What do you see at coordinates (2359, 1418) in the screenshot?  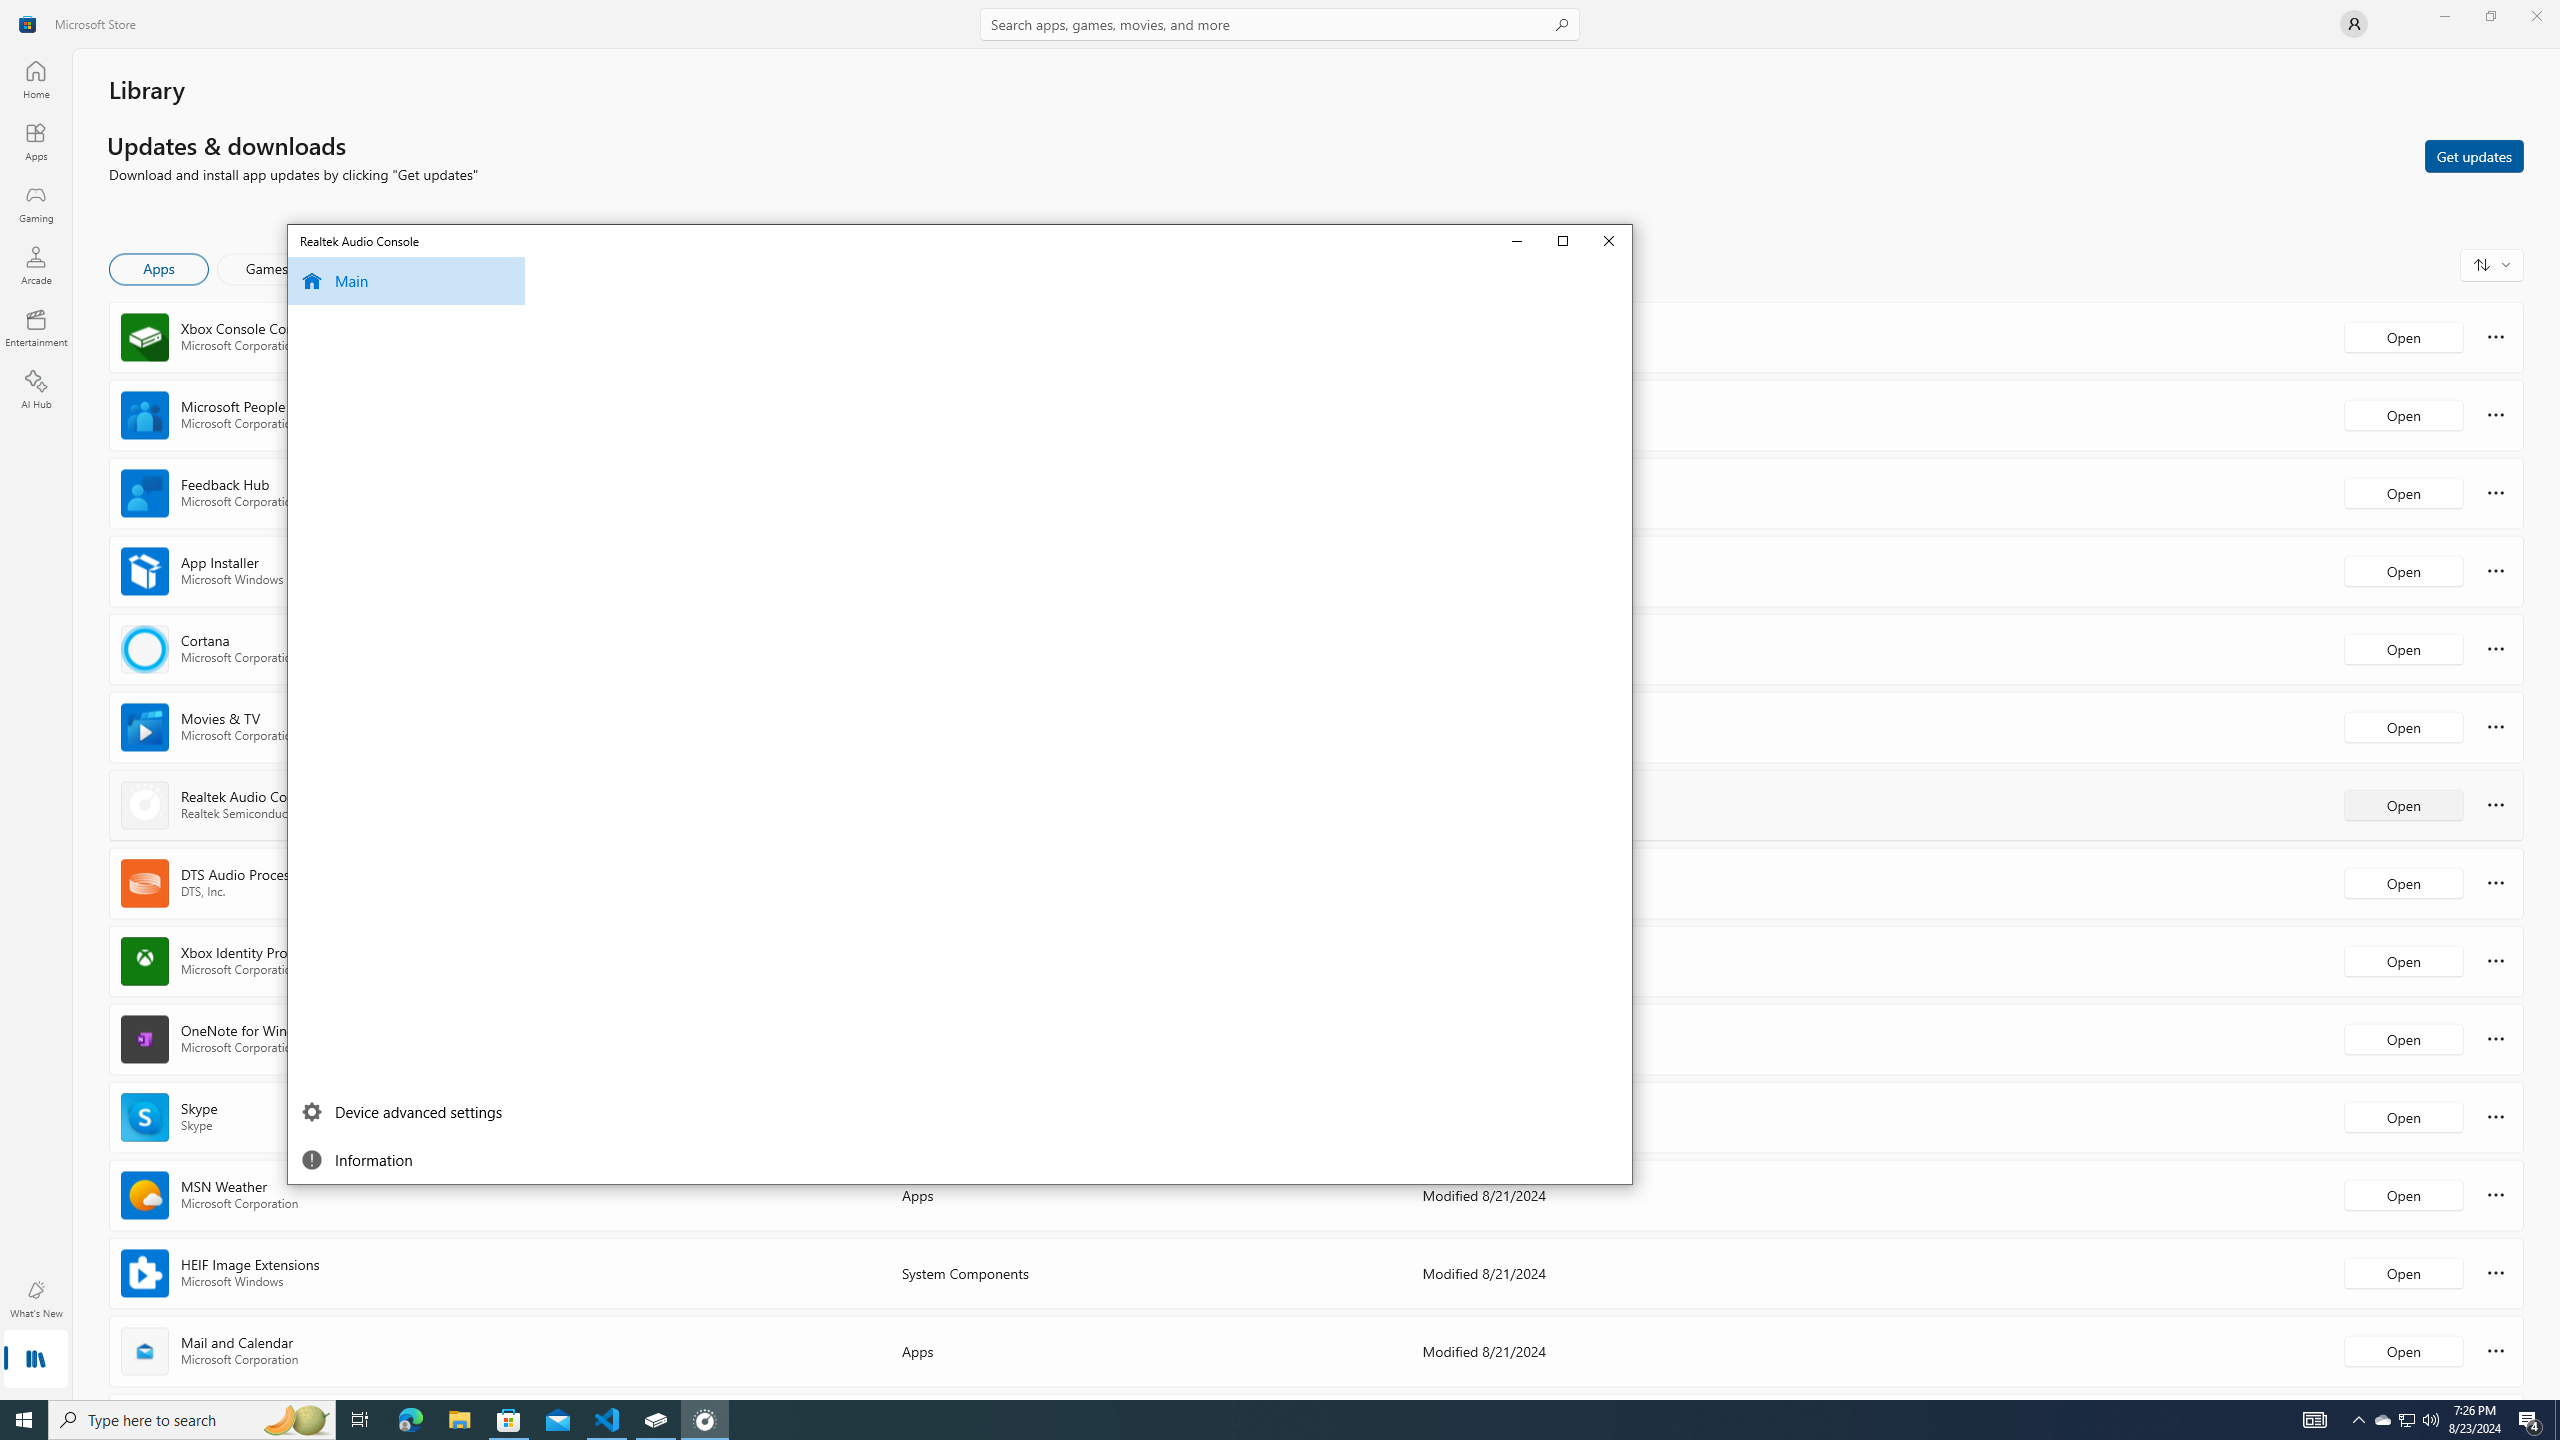 I see `'Notification Chevron'` at bounding box center [2359, 1418].